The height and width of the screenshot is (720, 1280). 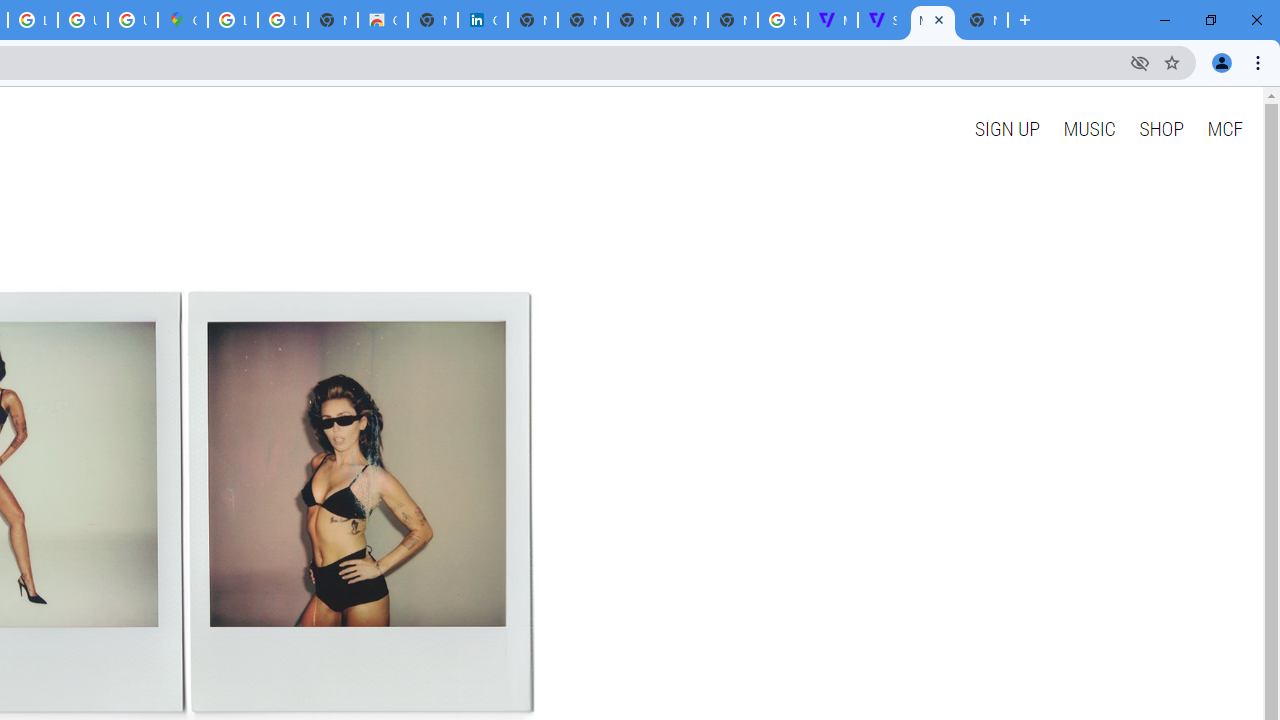 I want to click on 'Streaming - The Verge', so click(x=881, y=20).